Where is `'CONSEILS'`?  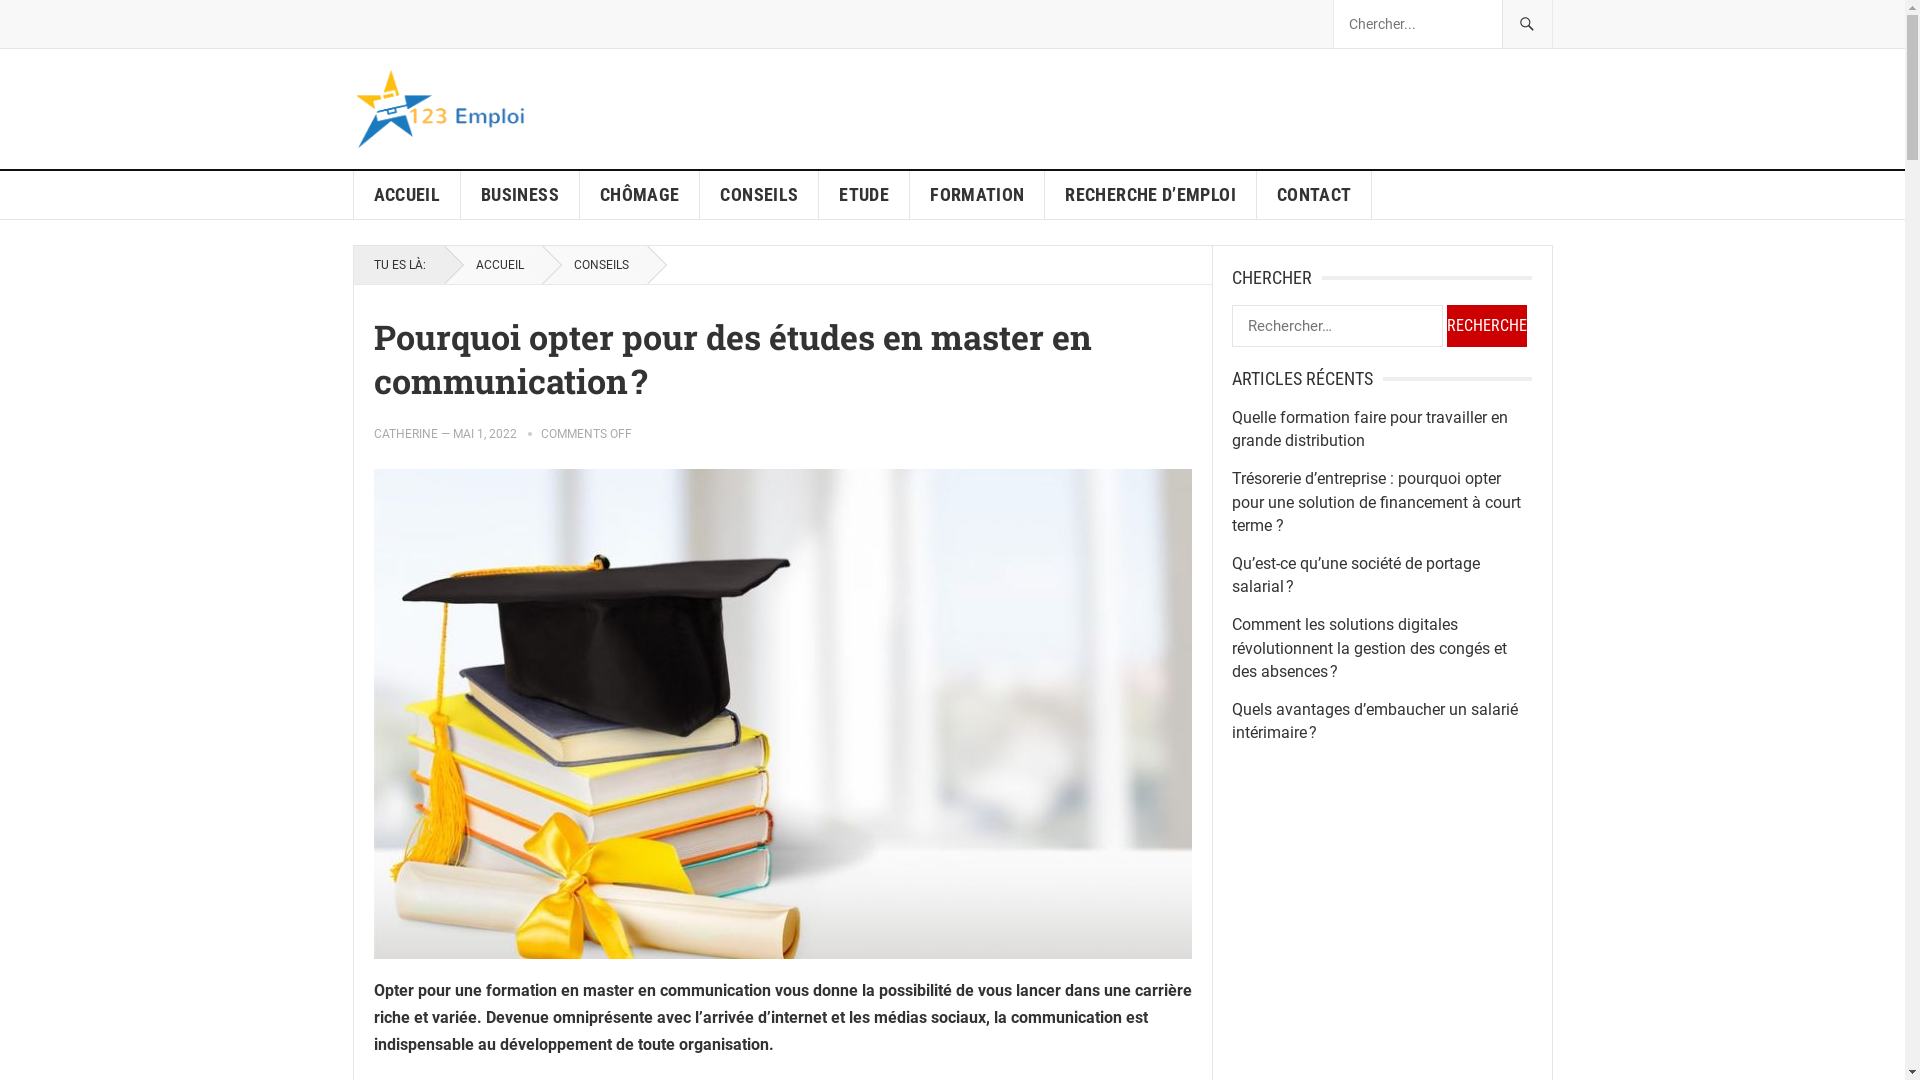 'CONSEILS' is located at coordinates (758, 195).